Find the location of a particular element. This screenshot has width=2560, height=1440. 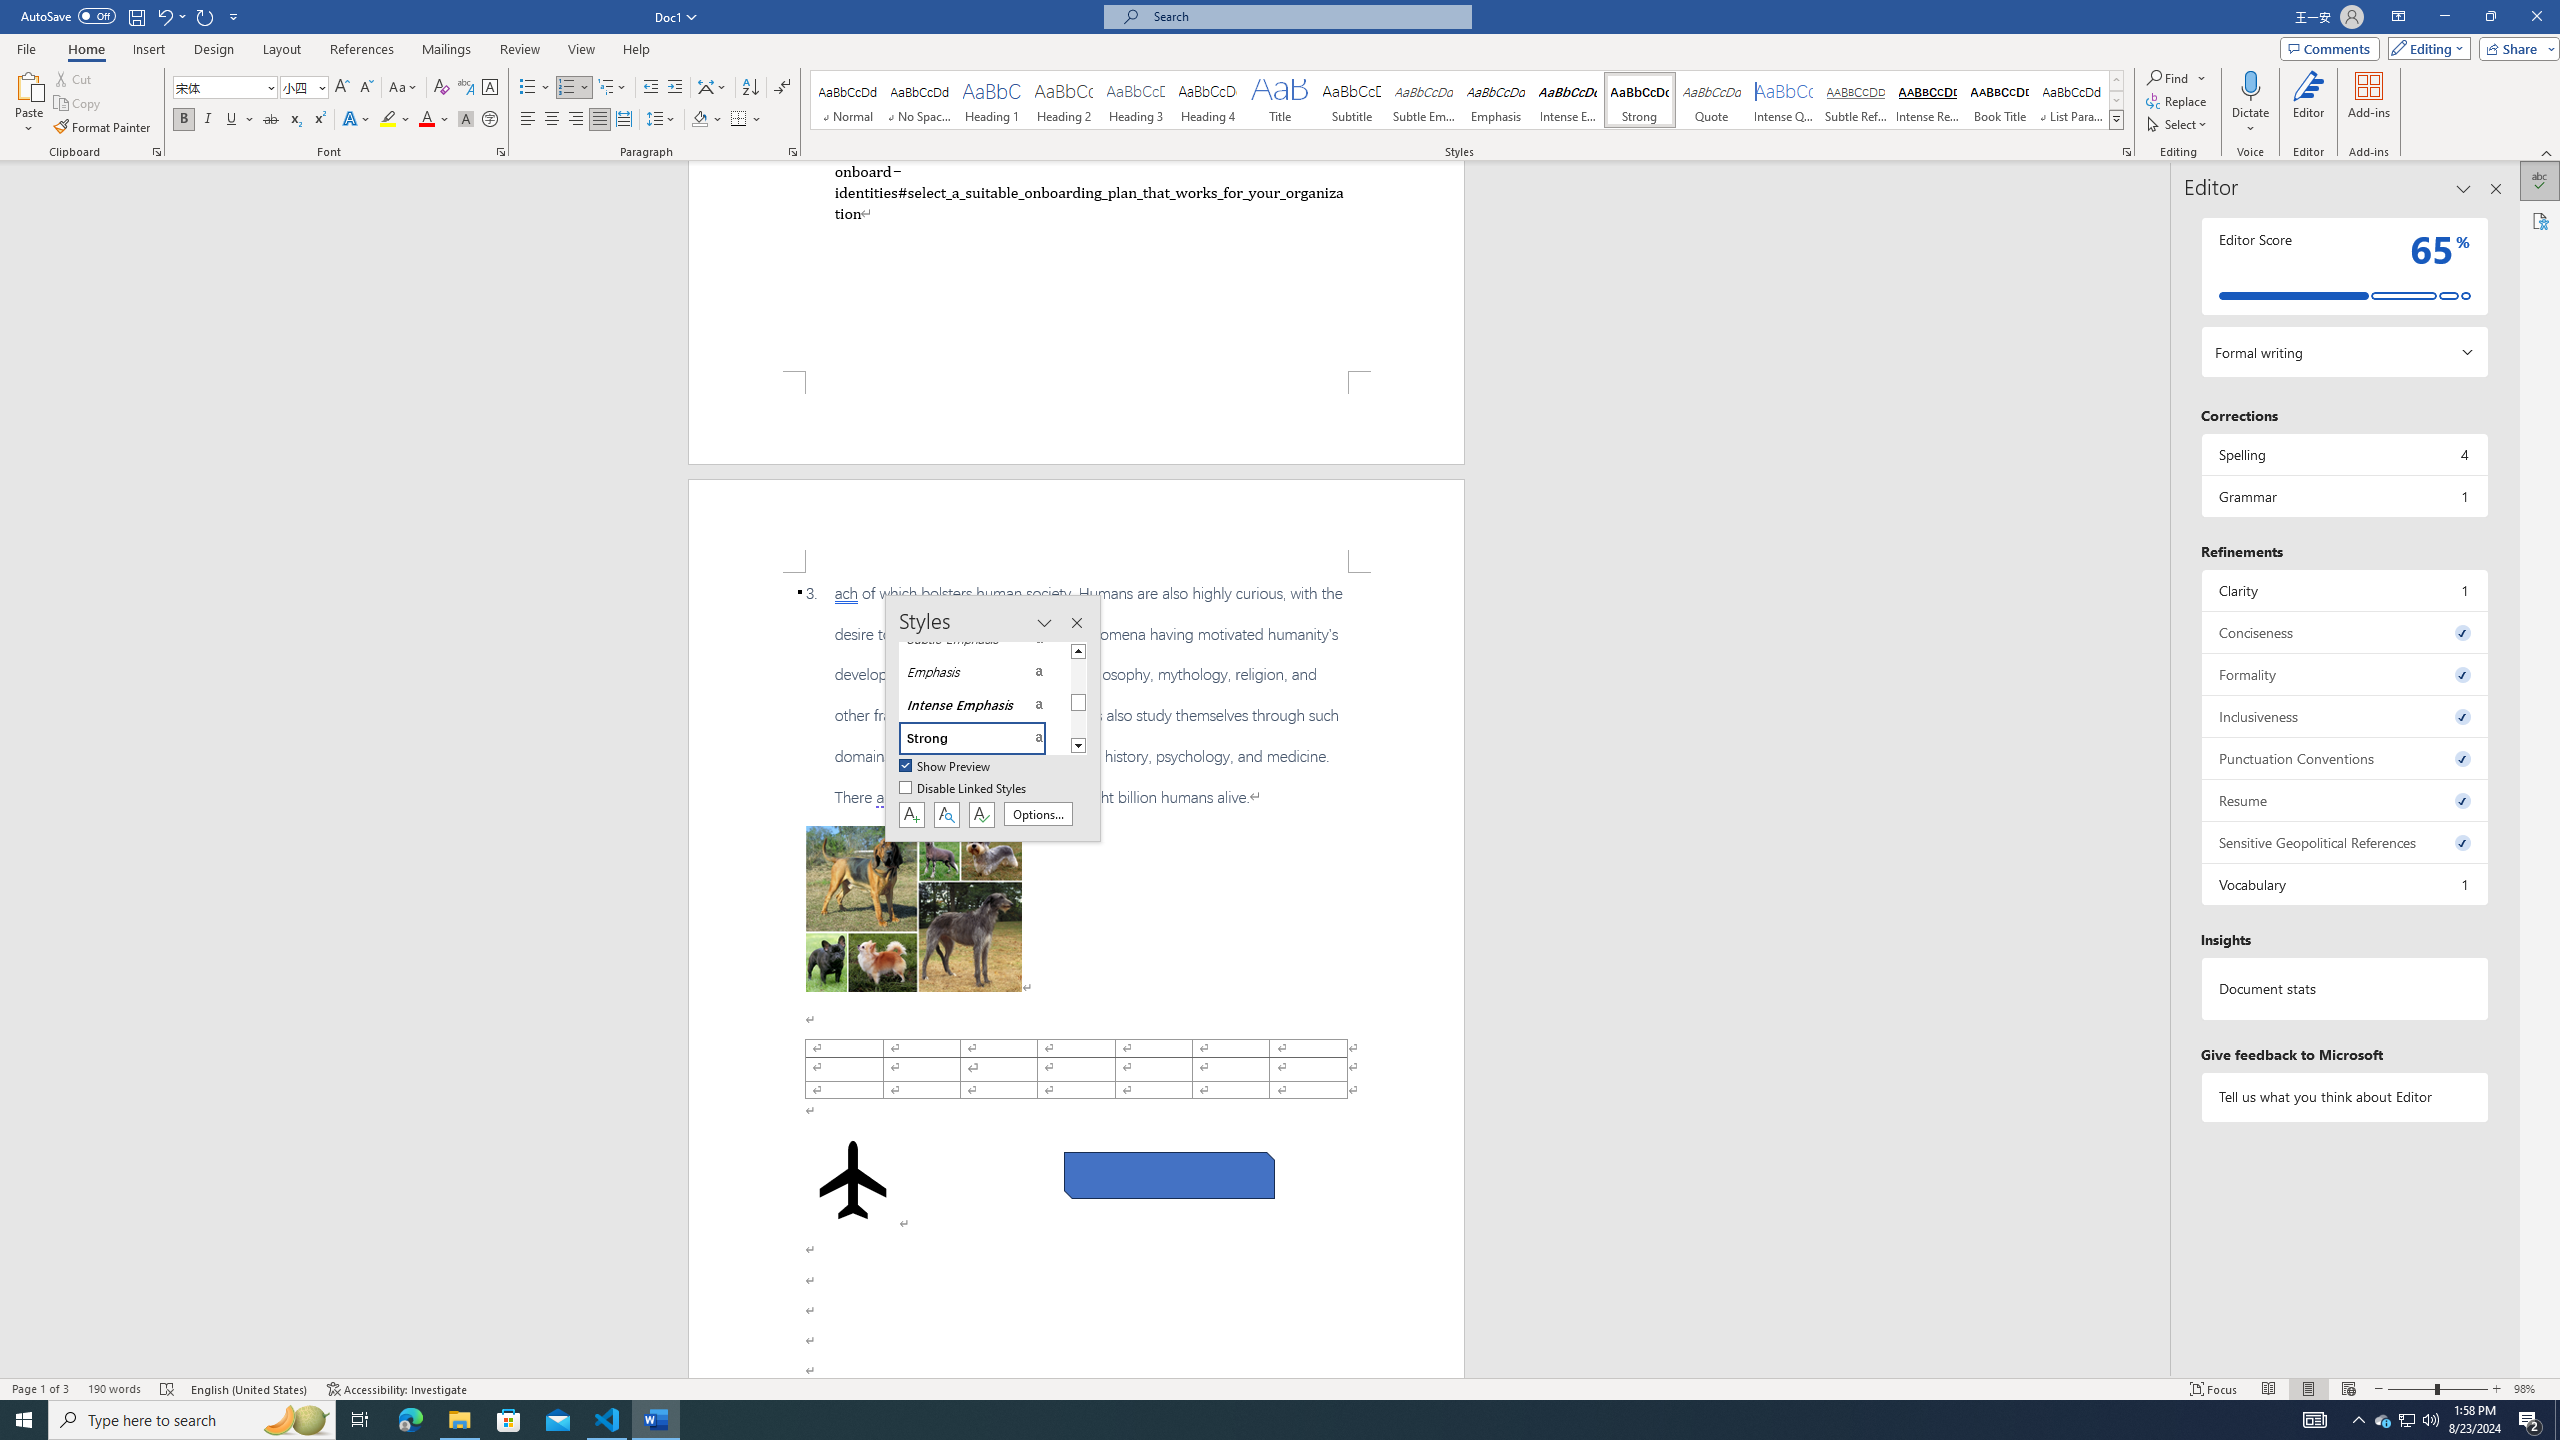

'Quote' is located at coordinates (1712, 99).